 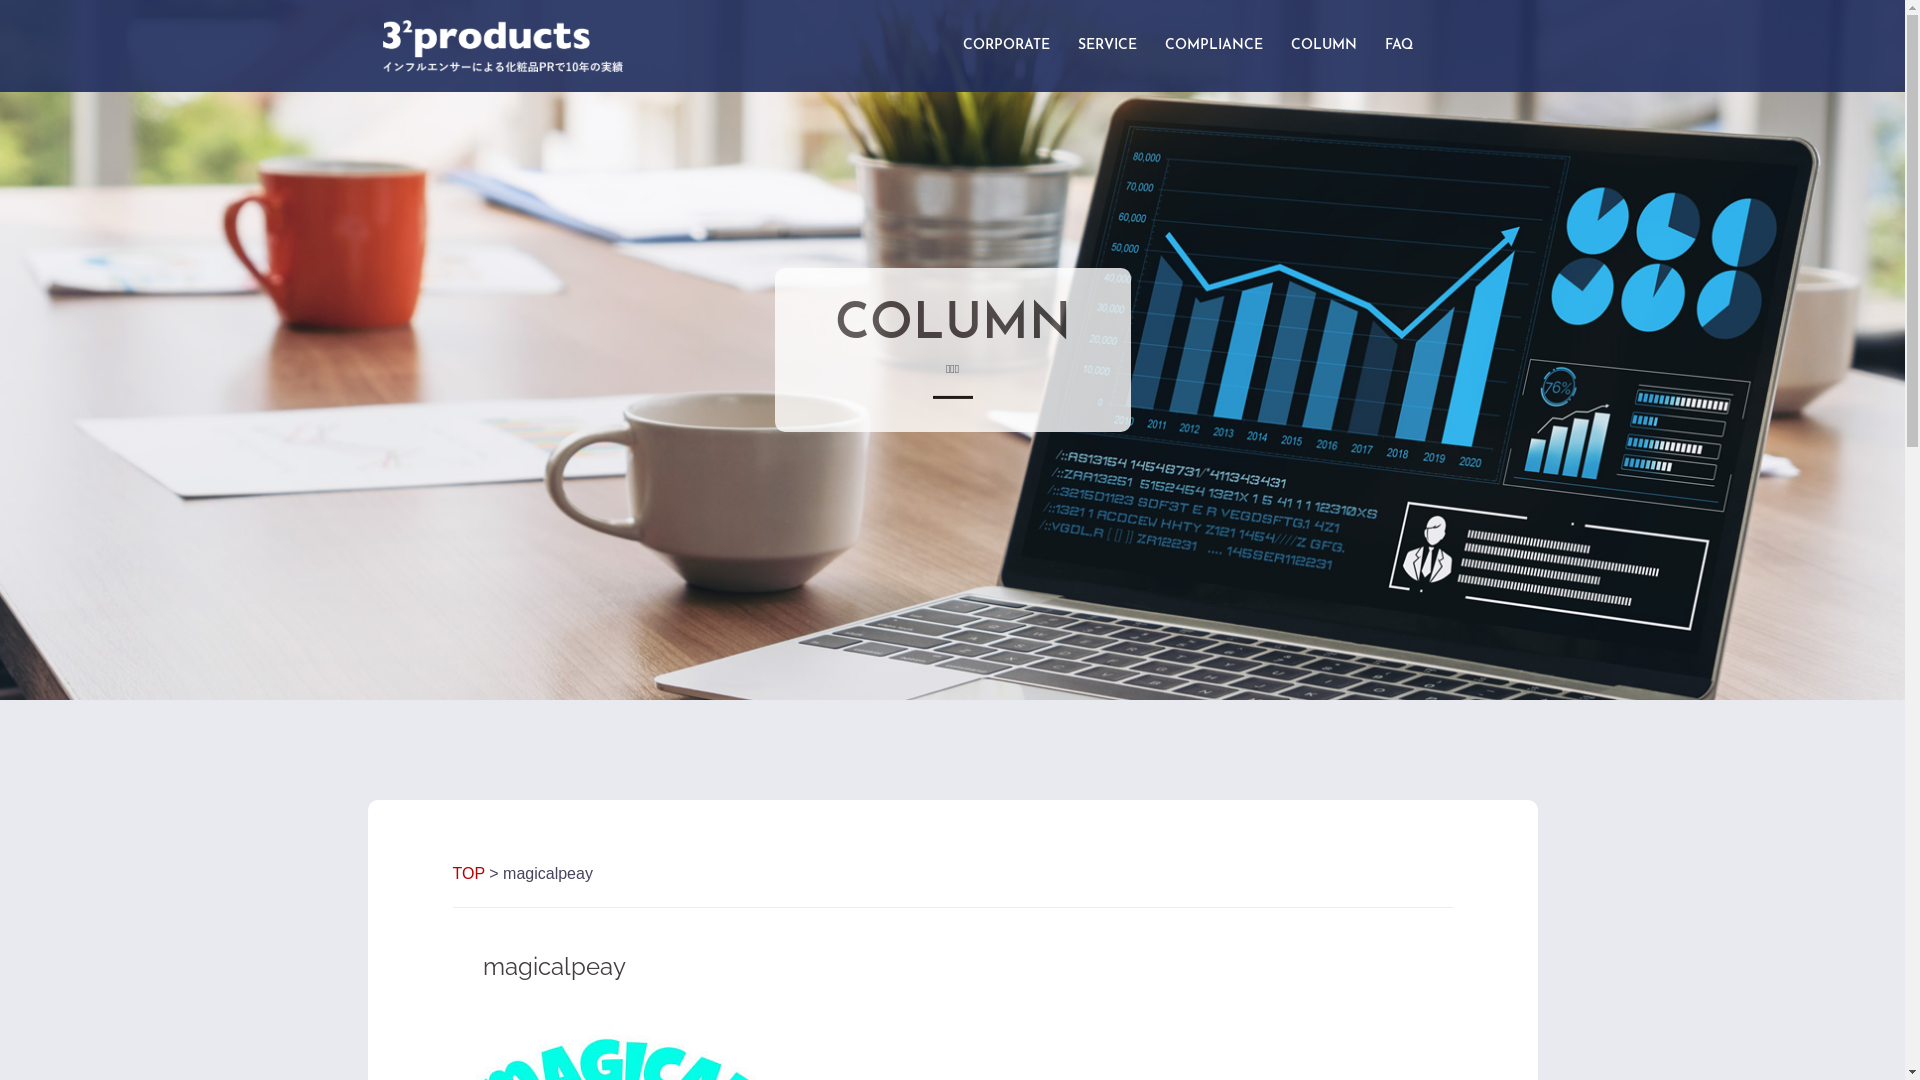 What do you see at coordinates (1106, 45) in the screenshot?
I see `'SERVICE'` at bounding box center [1106, 45].